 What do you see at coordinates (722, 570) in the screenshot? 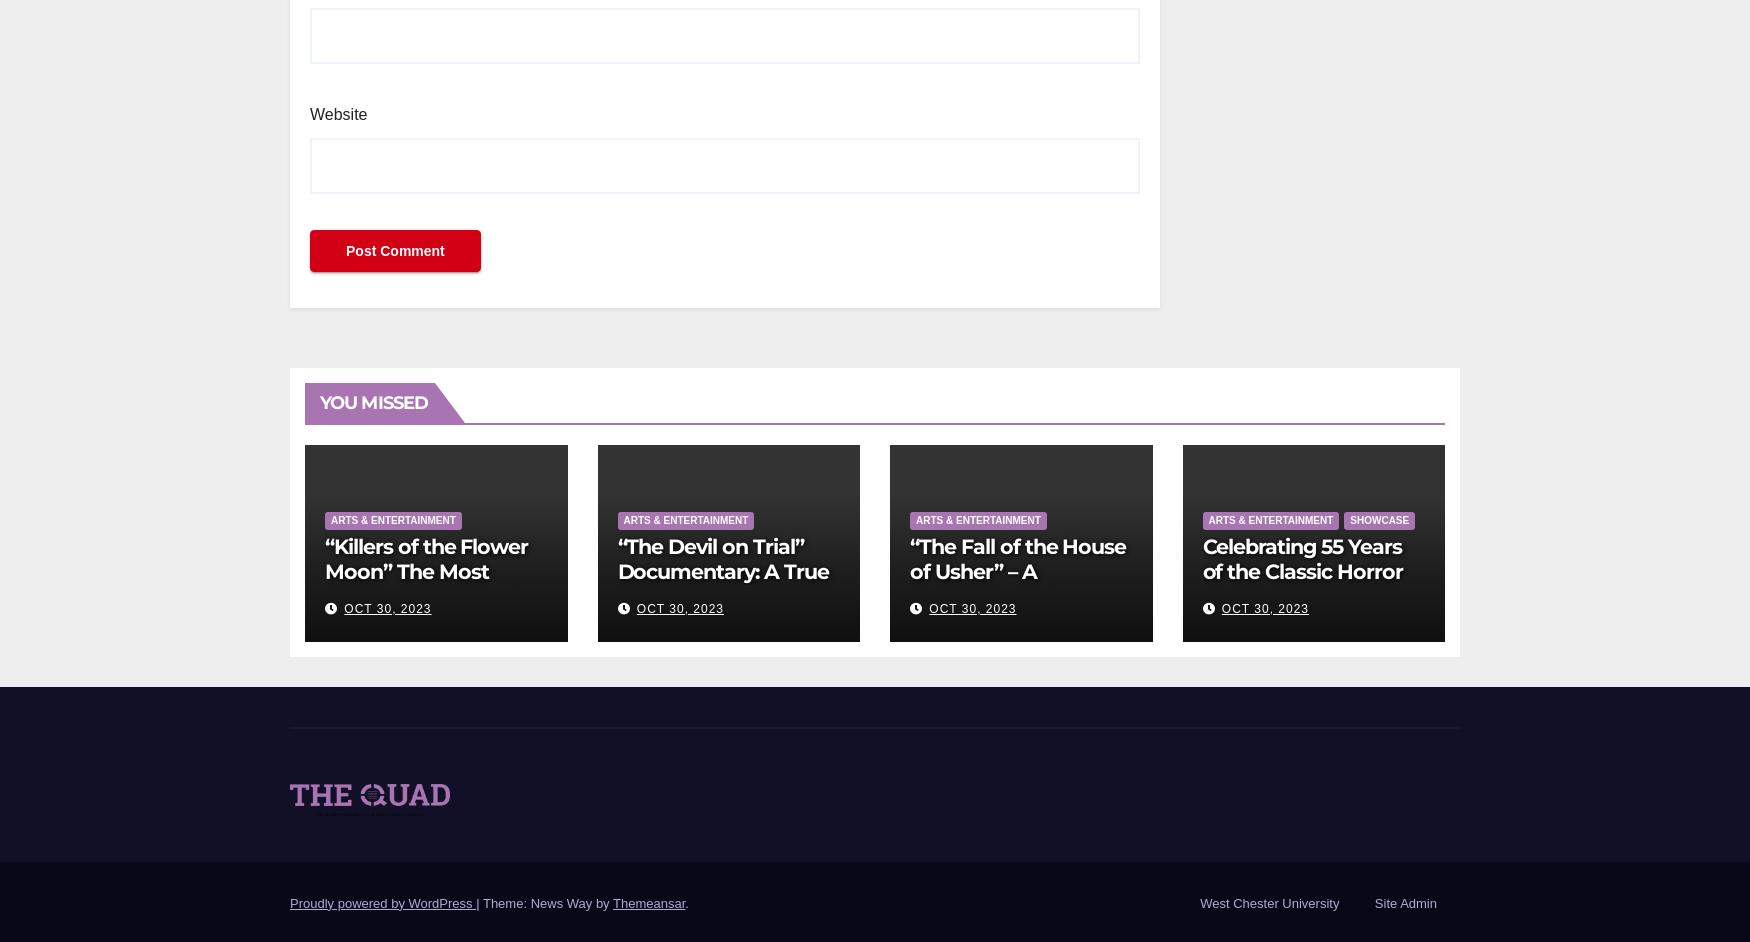
I see `'“The Devil on Trial” Documentary: A True Story'` at bounding box center [722, 570].